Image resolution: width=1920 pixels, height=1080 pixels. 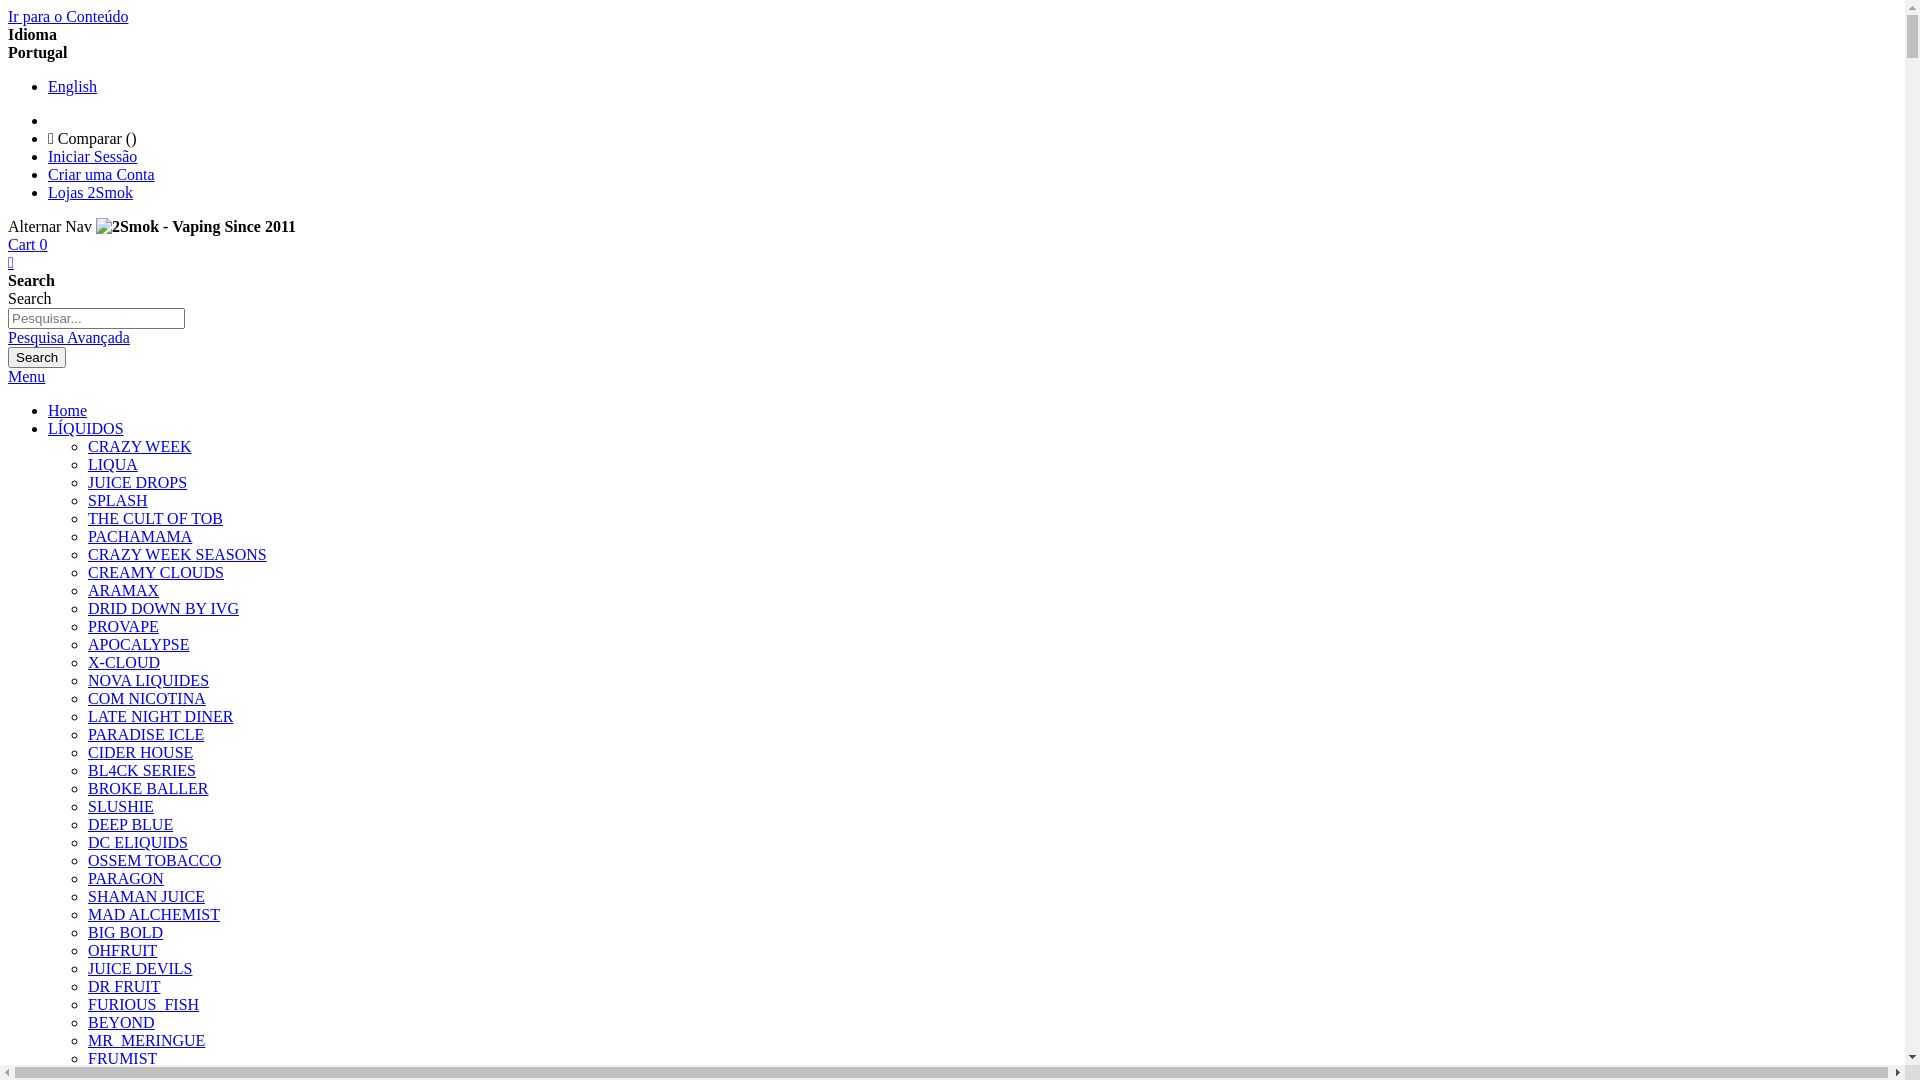 I want to click on 'Home', so click(x=67, y=409).